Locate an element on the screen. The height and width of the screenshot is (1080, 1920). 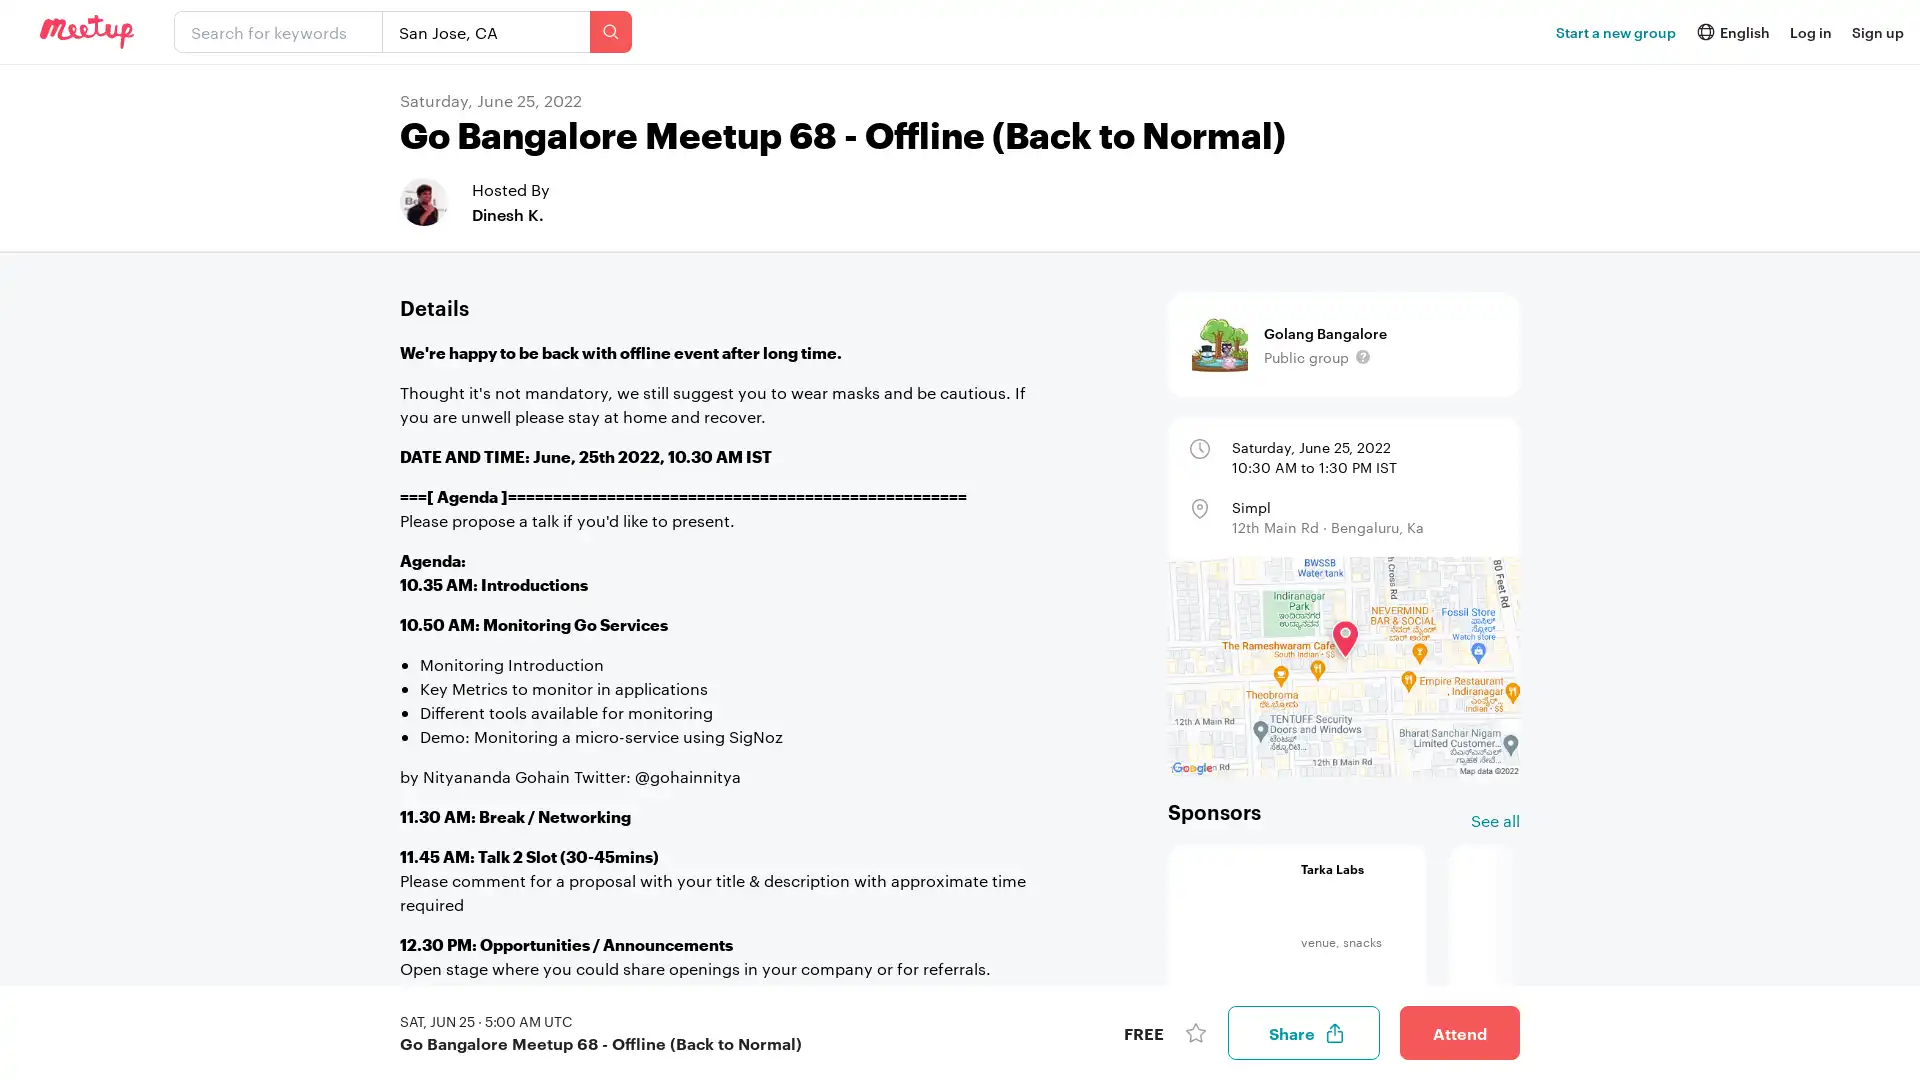
This groups content, including its members and event details, are visible to the public. is located at coordinates (1362, 356).